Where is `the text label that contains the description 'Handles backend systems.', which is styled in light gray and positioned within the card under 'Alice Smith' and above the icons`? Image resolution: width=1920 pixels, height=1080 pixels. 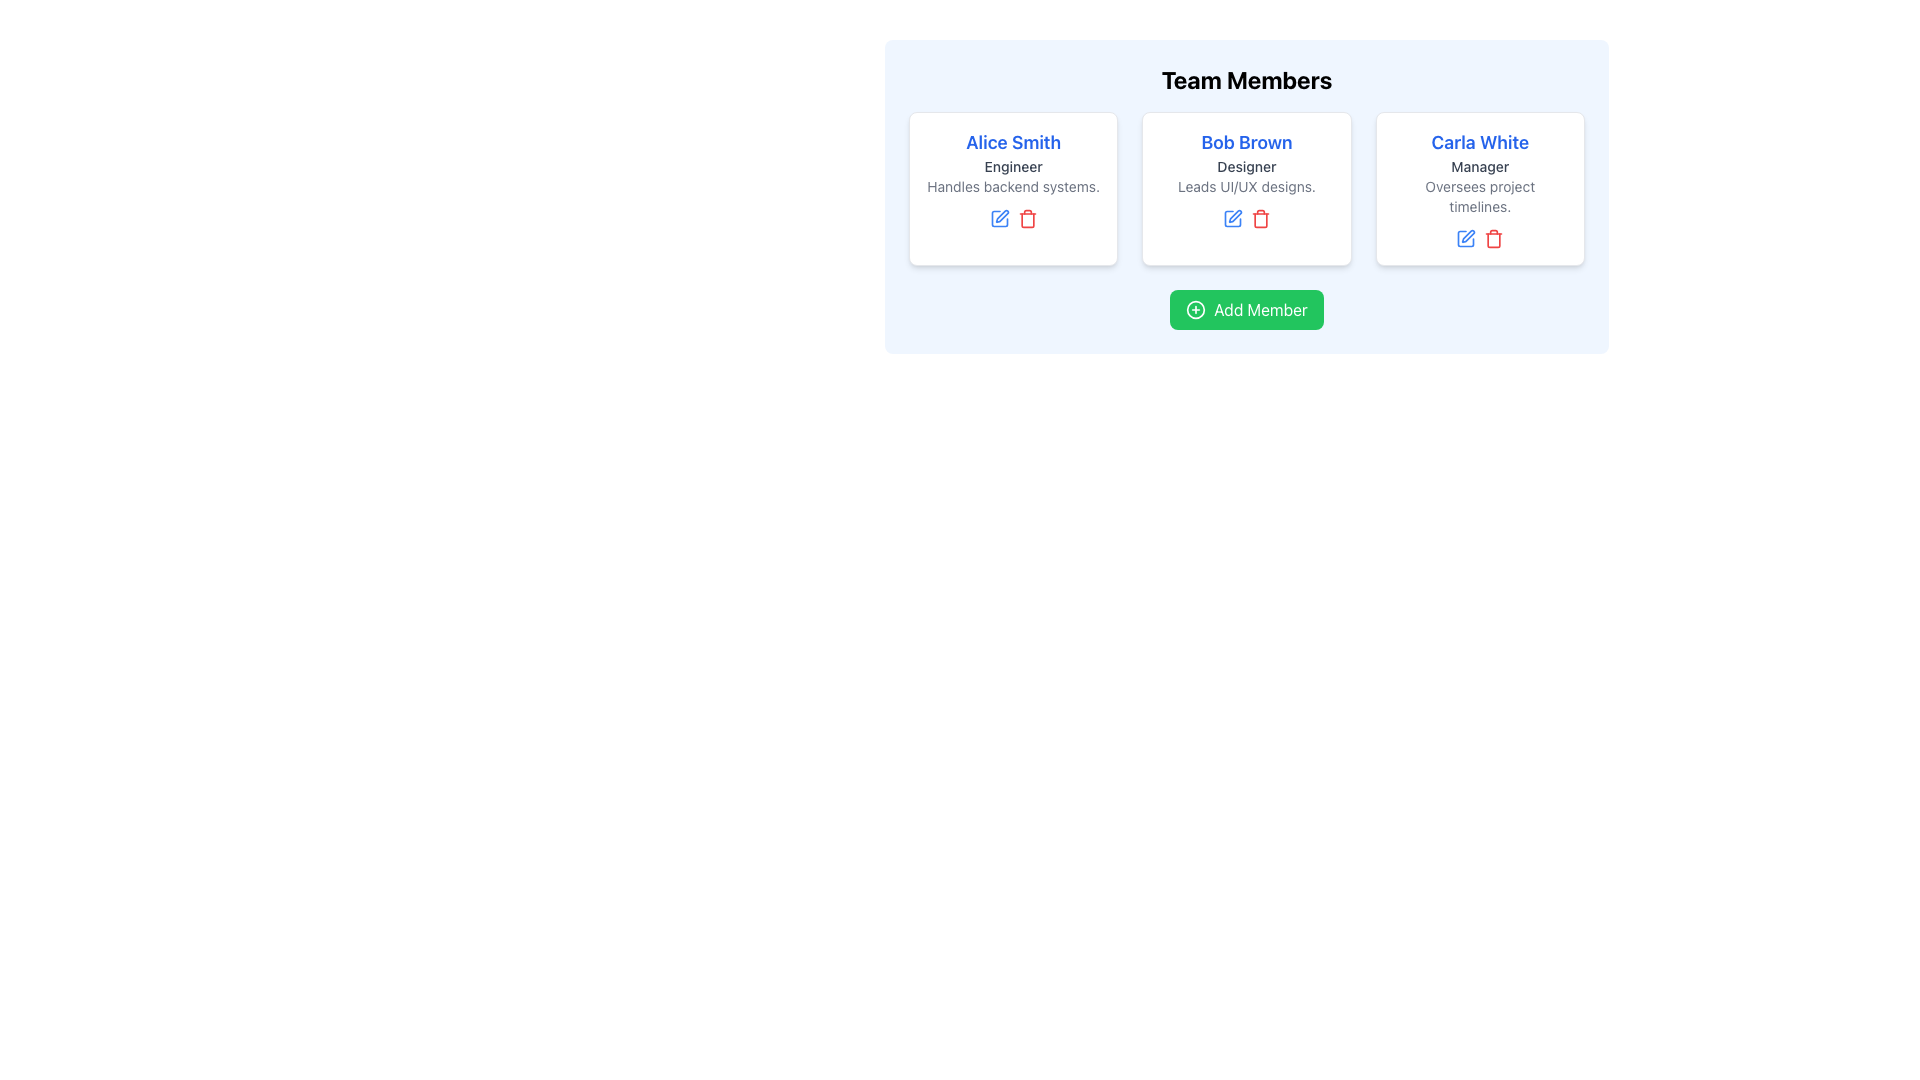
the text label that contains the description 'Handles backend systems.', which is styled in light gray and positioned within the card under 'Alice Smith' and above the icons is located at coordinates (1013, 186).